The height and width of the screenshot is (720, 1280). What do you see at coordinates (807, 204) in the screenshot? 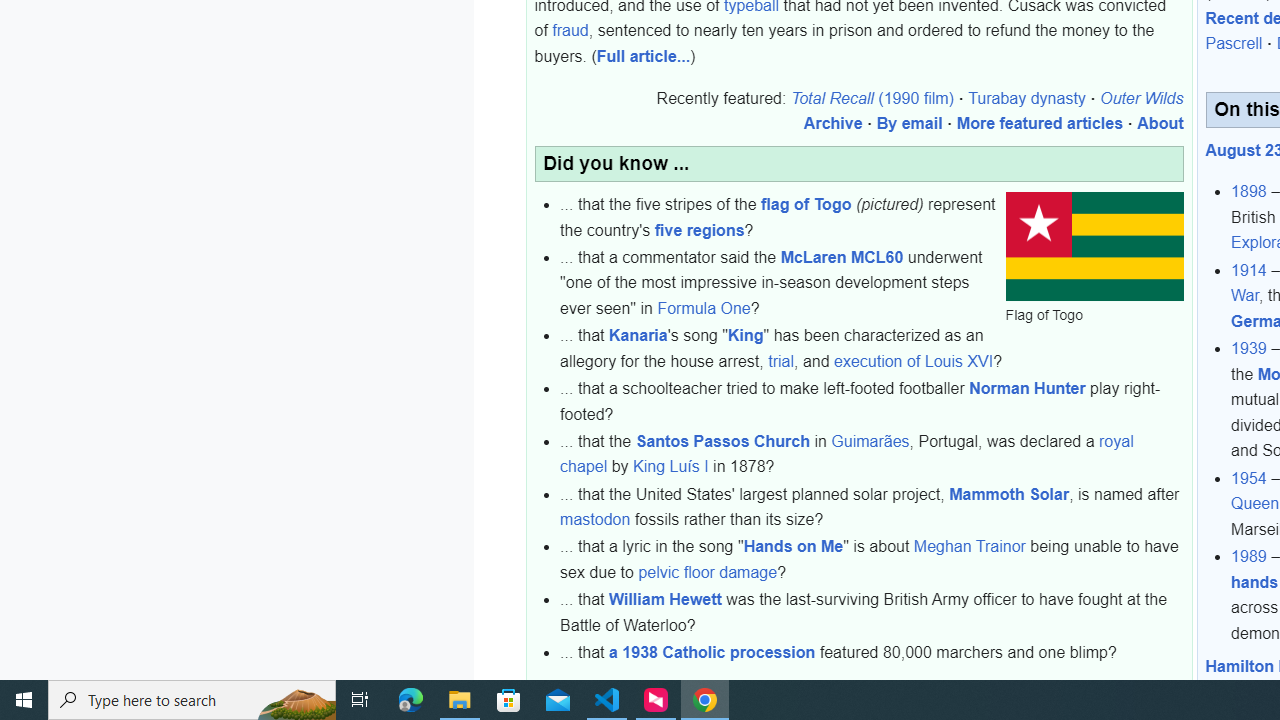
I see `'flag of Togo'` at bounding box center [807, 204].